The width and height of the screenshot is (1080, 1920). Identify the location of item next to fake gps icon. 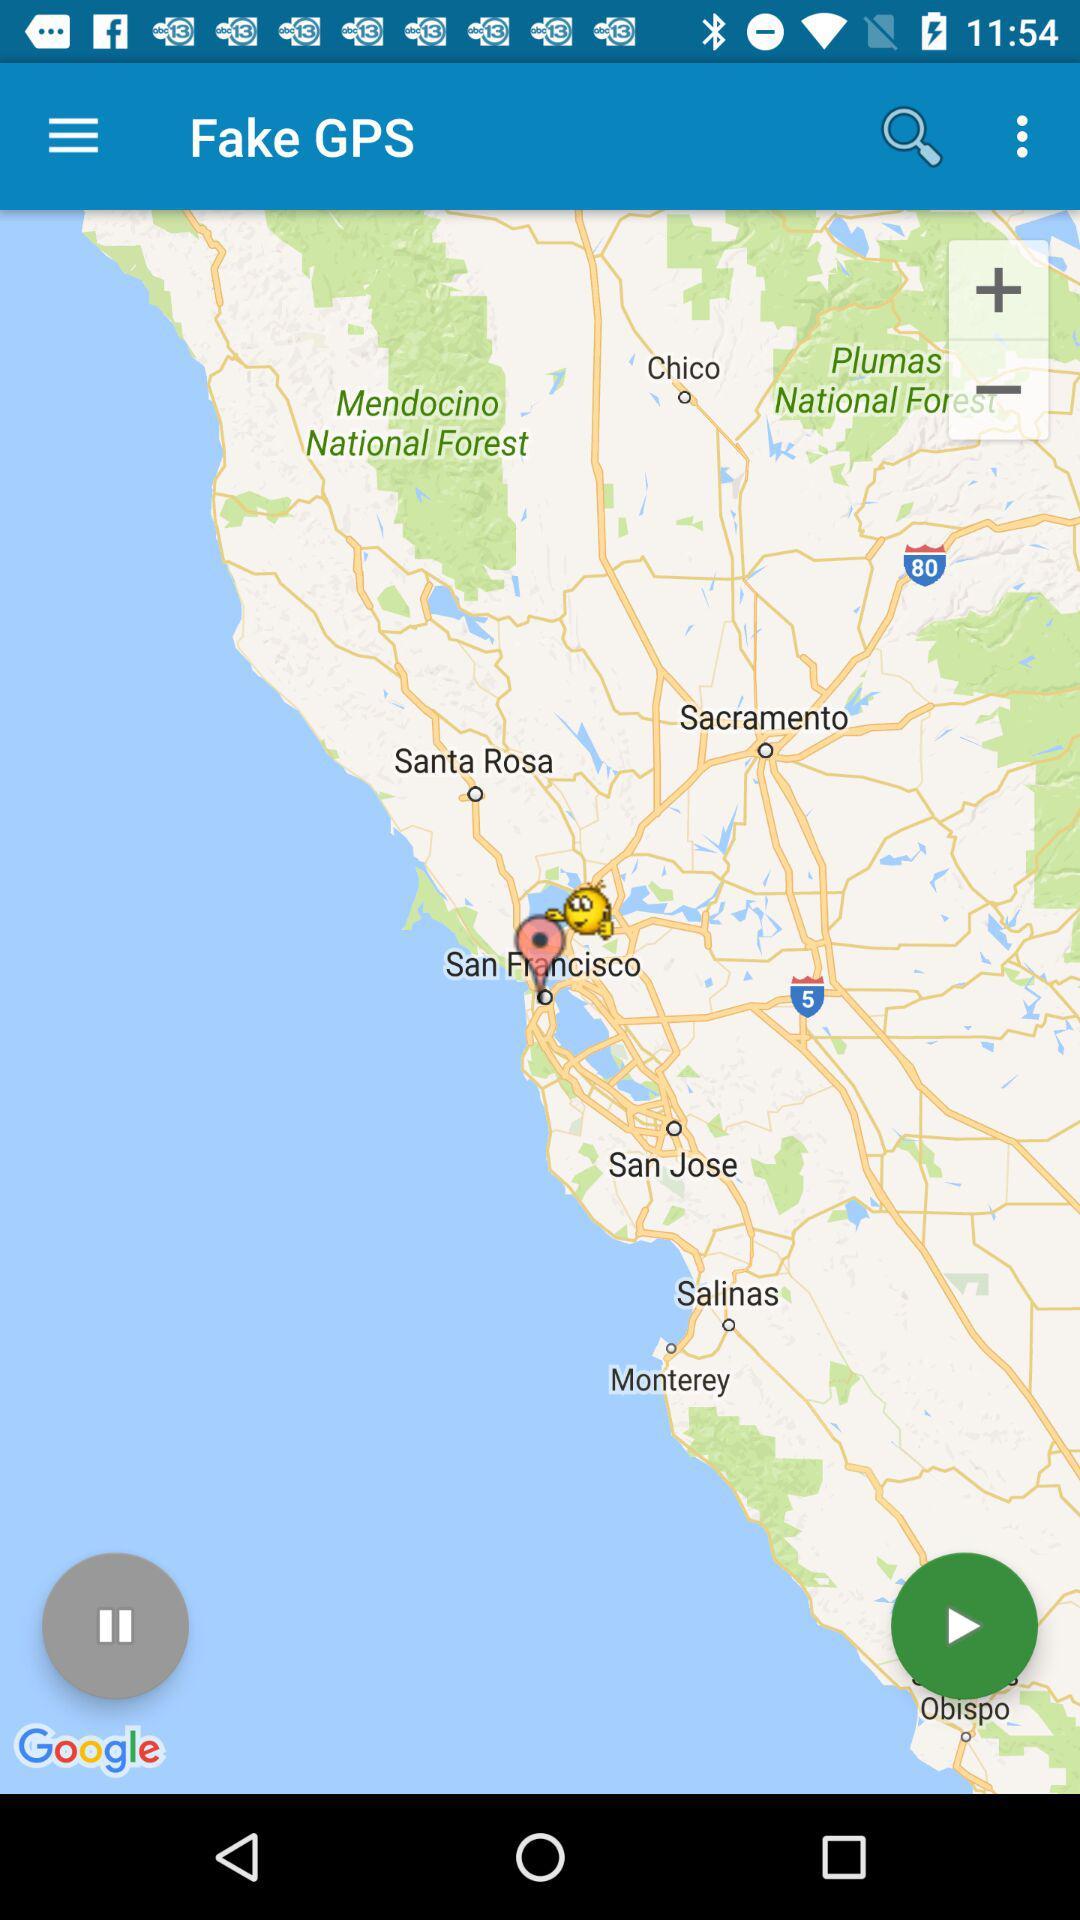
(72, 135).